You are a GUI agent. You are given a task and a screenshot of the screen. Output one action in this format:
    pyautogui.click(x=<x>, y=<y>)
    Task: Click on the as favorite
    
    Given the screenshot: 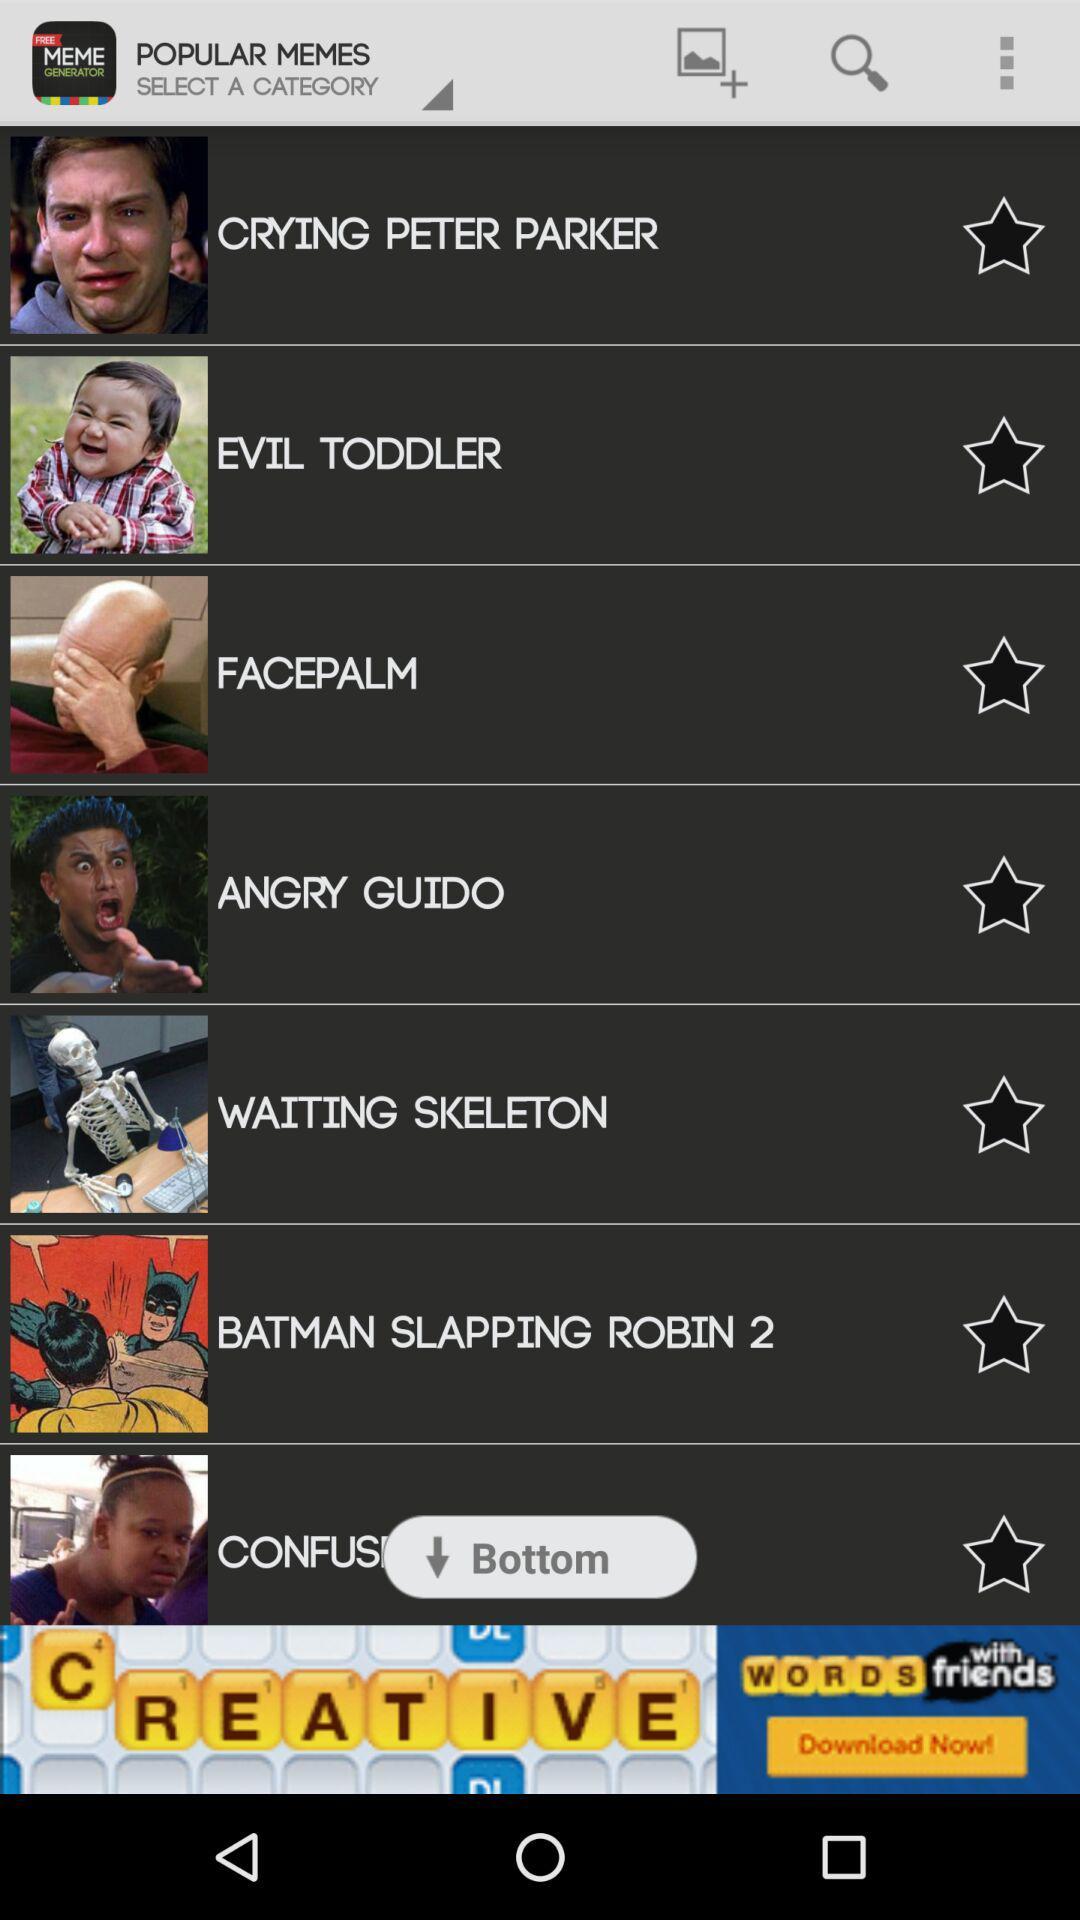 What is the action you would take?
    pyautogui.click(x=1003, y=674)
    